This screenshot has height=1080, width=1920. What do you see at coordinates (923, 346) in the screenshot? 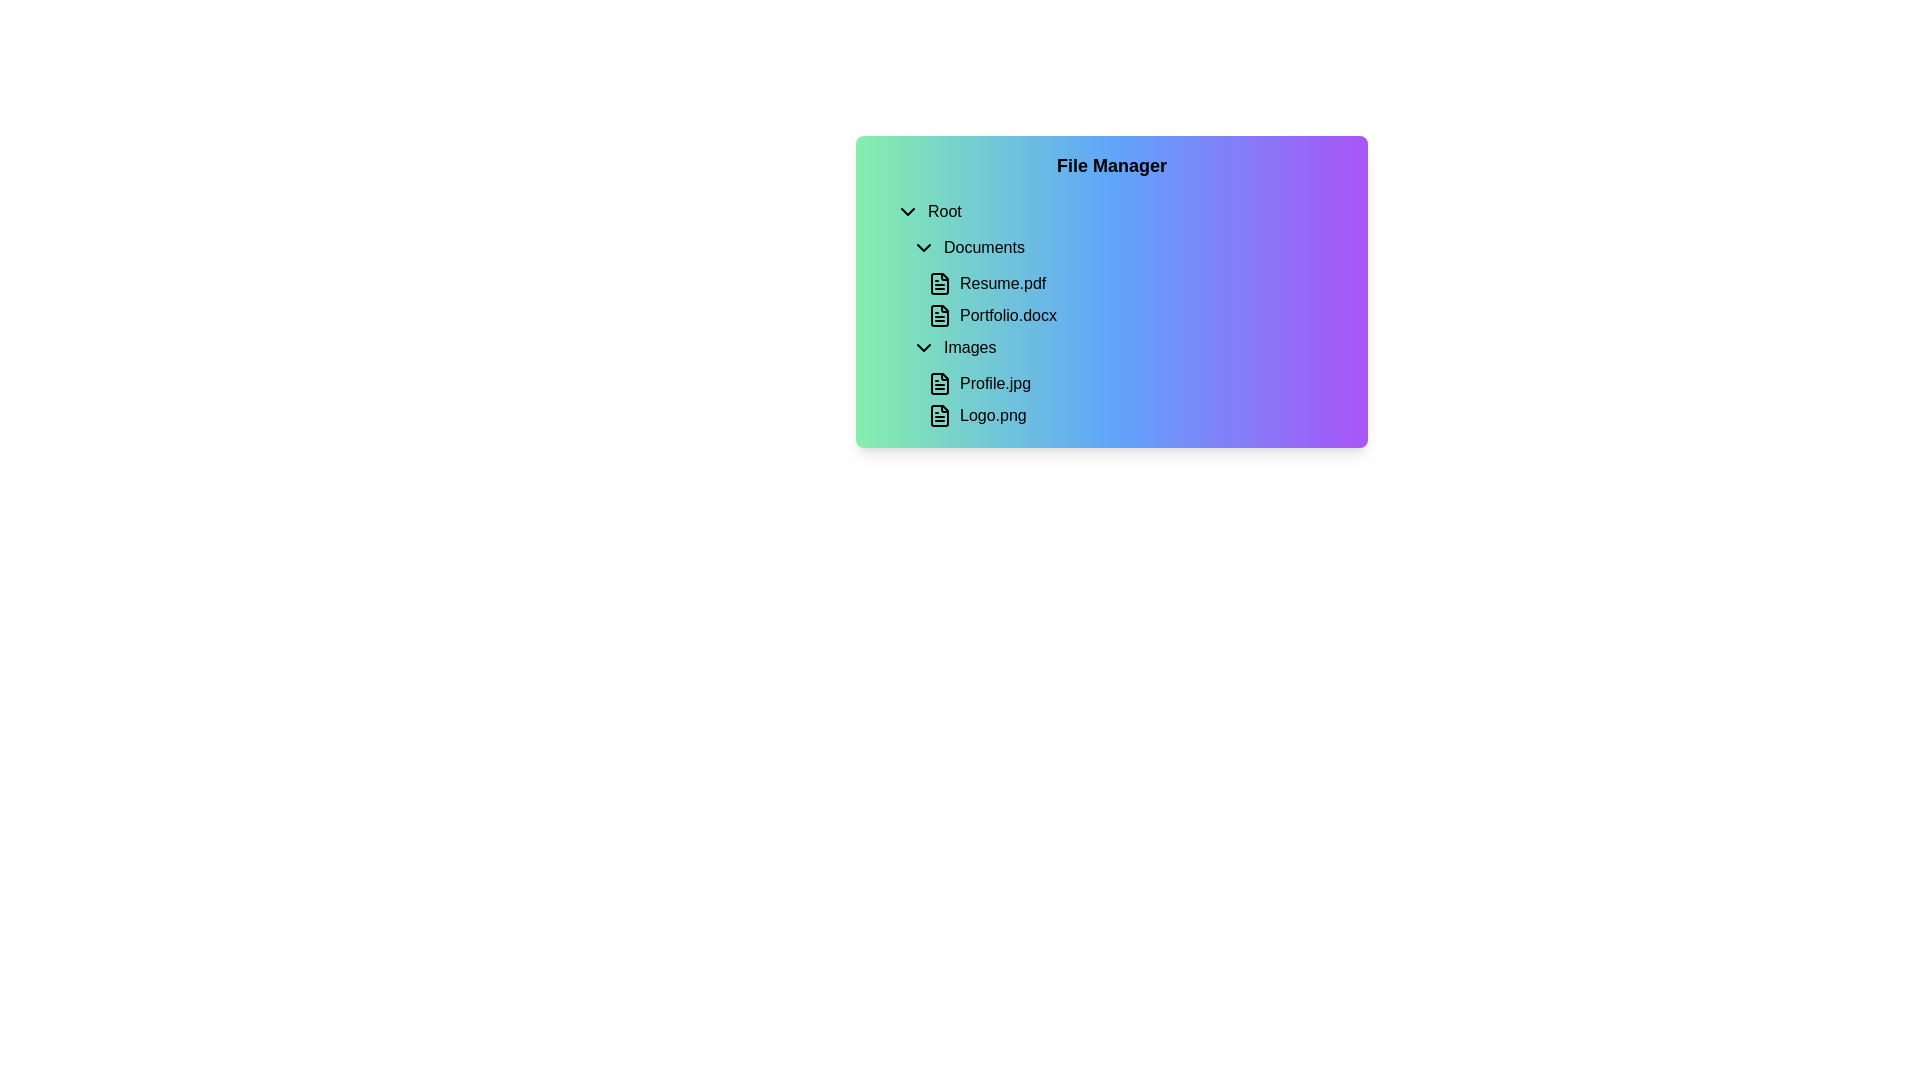
I see `the chevron icon` at bounding box center [923, 346].